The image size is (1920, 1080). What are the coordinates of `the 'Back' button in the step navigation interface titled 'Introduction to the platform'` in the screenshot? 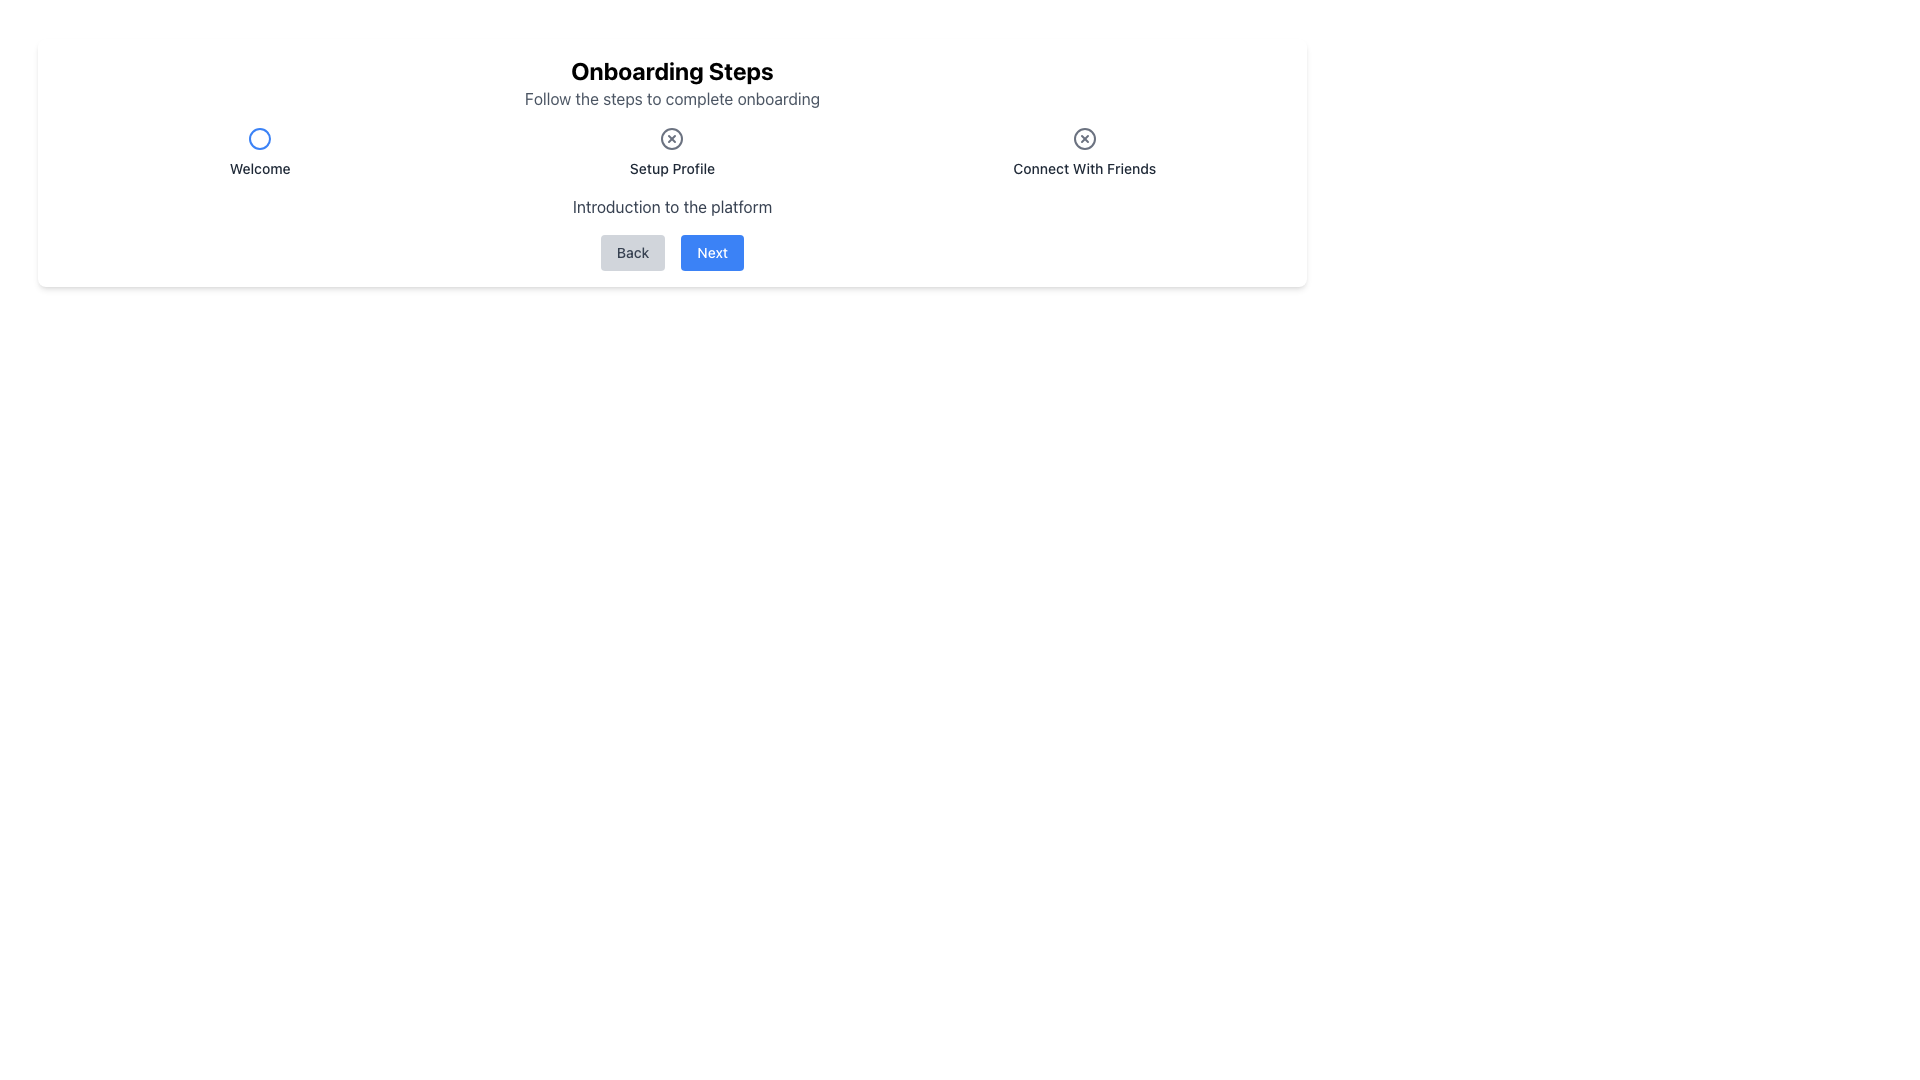 It's located at (672, 231).